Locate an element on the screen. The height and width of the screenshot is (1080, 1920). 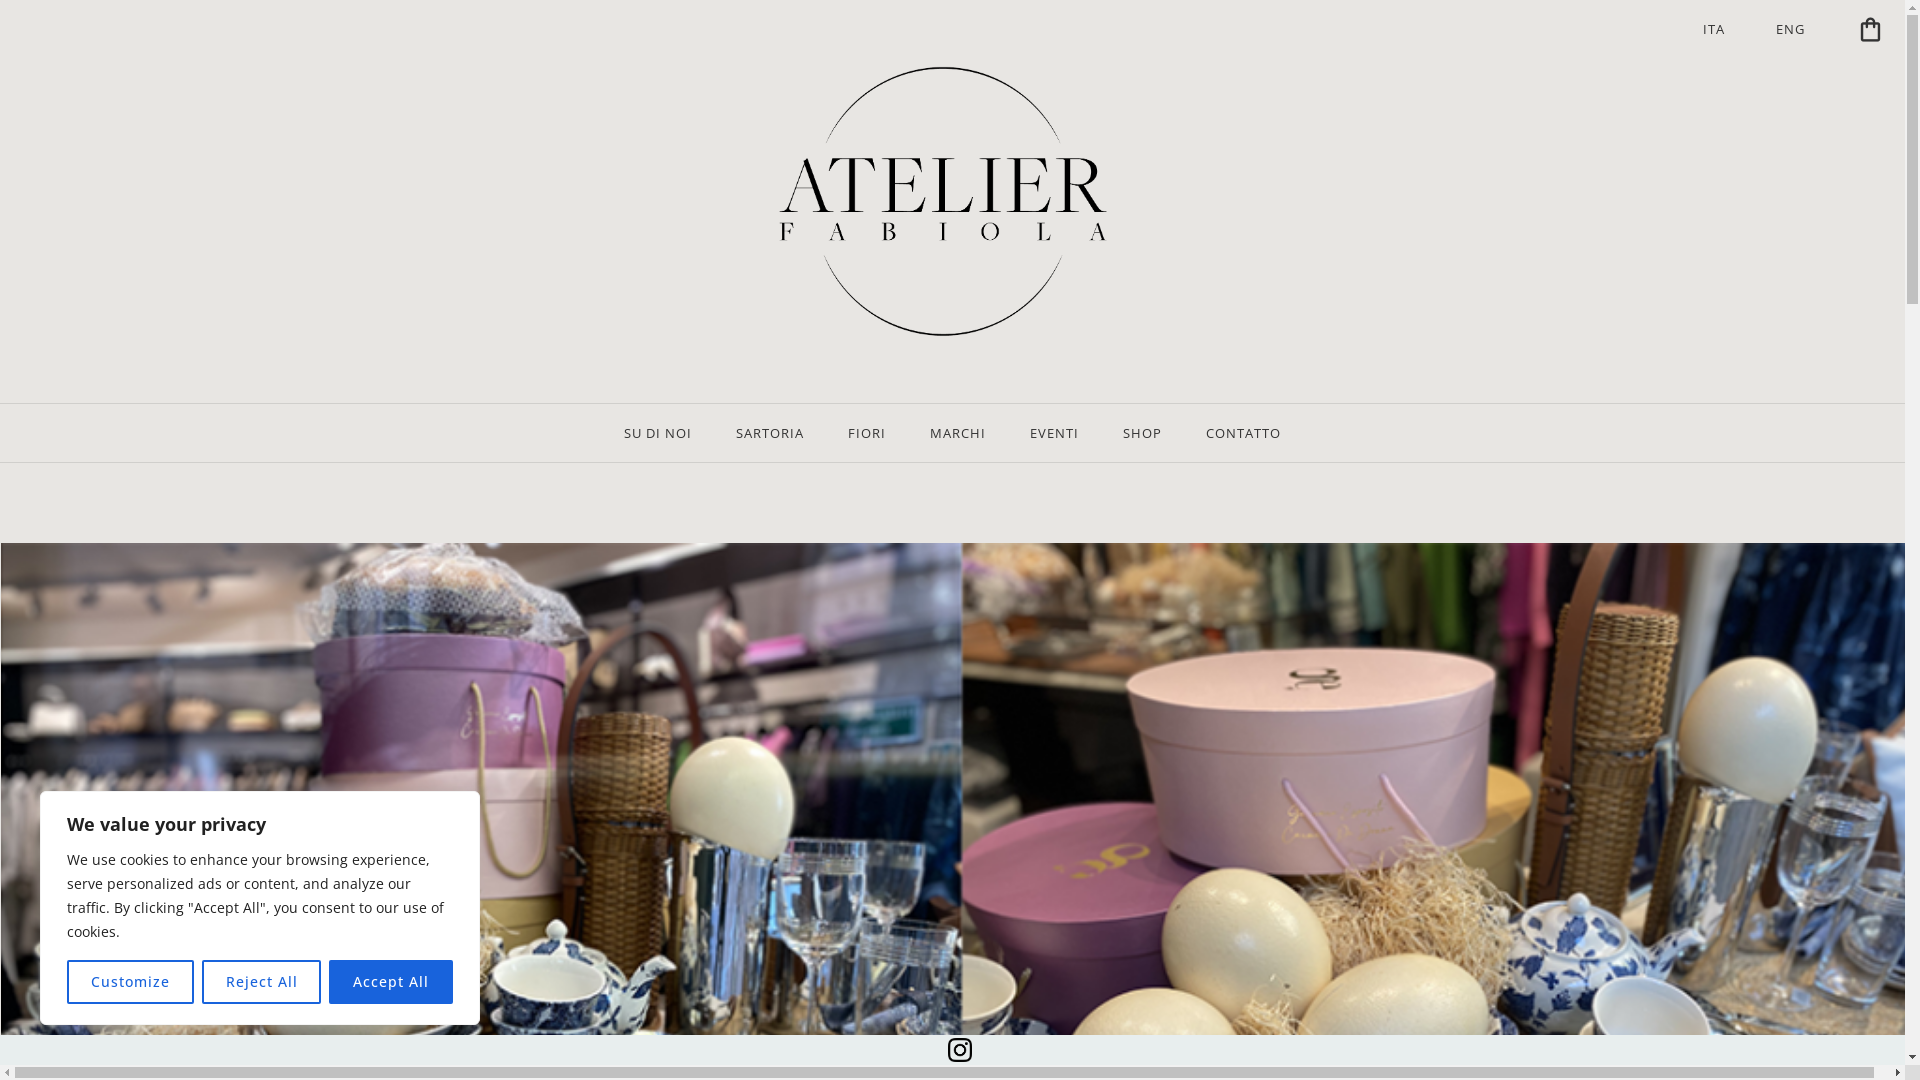
'SU DI NOI' is located at coordinates (603, 431).